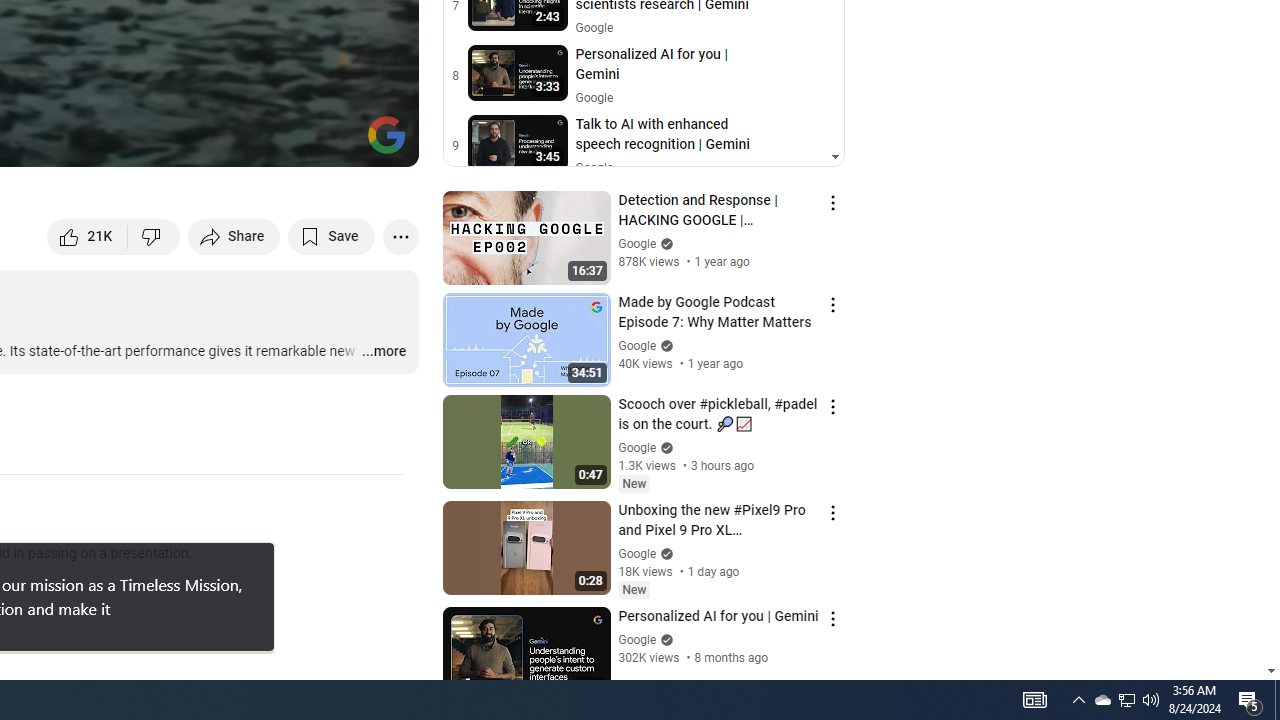 The height and width of the screenshot is (720, 1280). I want to click on 'New', so click(633, 589).